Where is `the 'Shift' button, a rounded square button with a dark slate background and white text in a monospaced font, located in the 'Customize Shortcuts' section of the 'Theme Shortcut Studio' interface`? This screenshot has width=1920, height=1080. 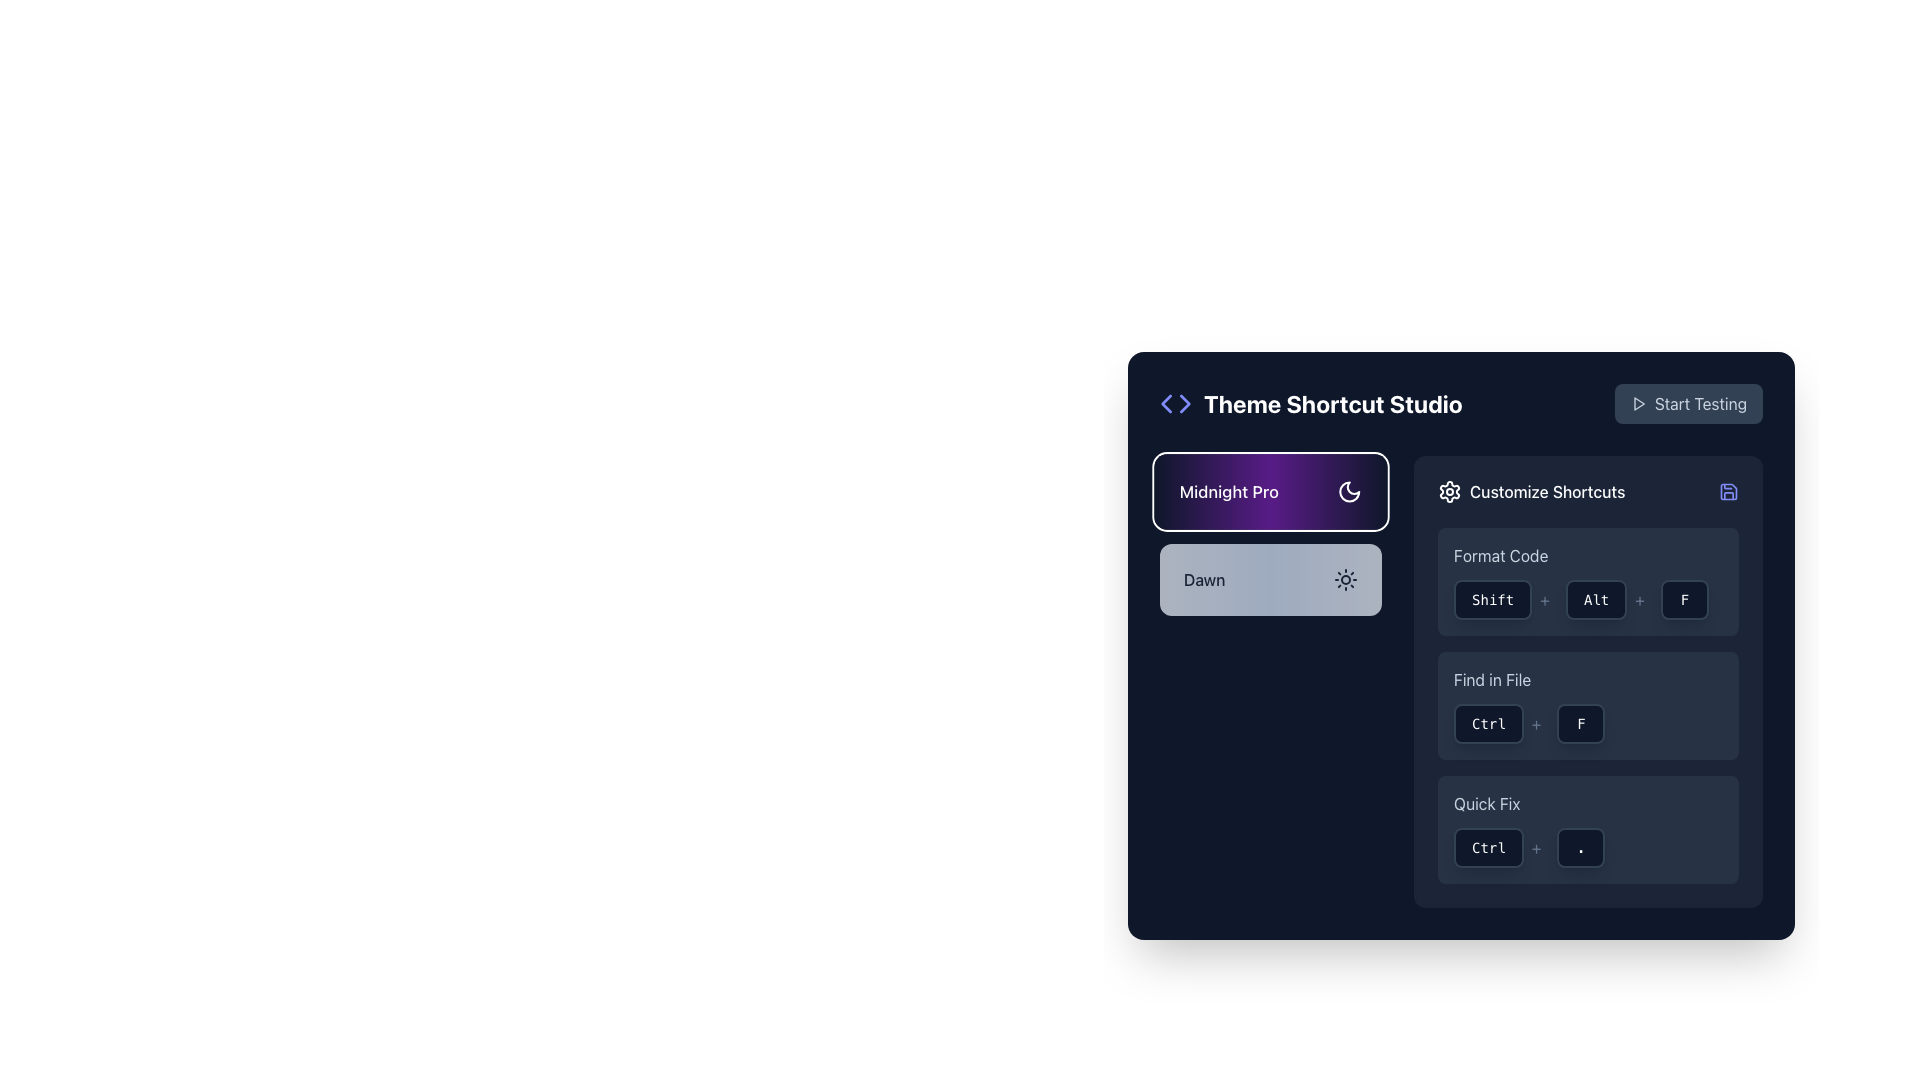 the 'Shift' button, a rounded square button with a dark slate background and white text in a monospaced font, located in the 'Customize Shortcuts' section of the 'Theme Shortcut Studio' interface is located at coordinates (1492, 599).